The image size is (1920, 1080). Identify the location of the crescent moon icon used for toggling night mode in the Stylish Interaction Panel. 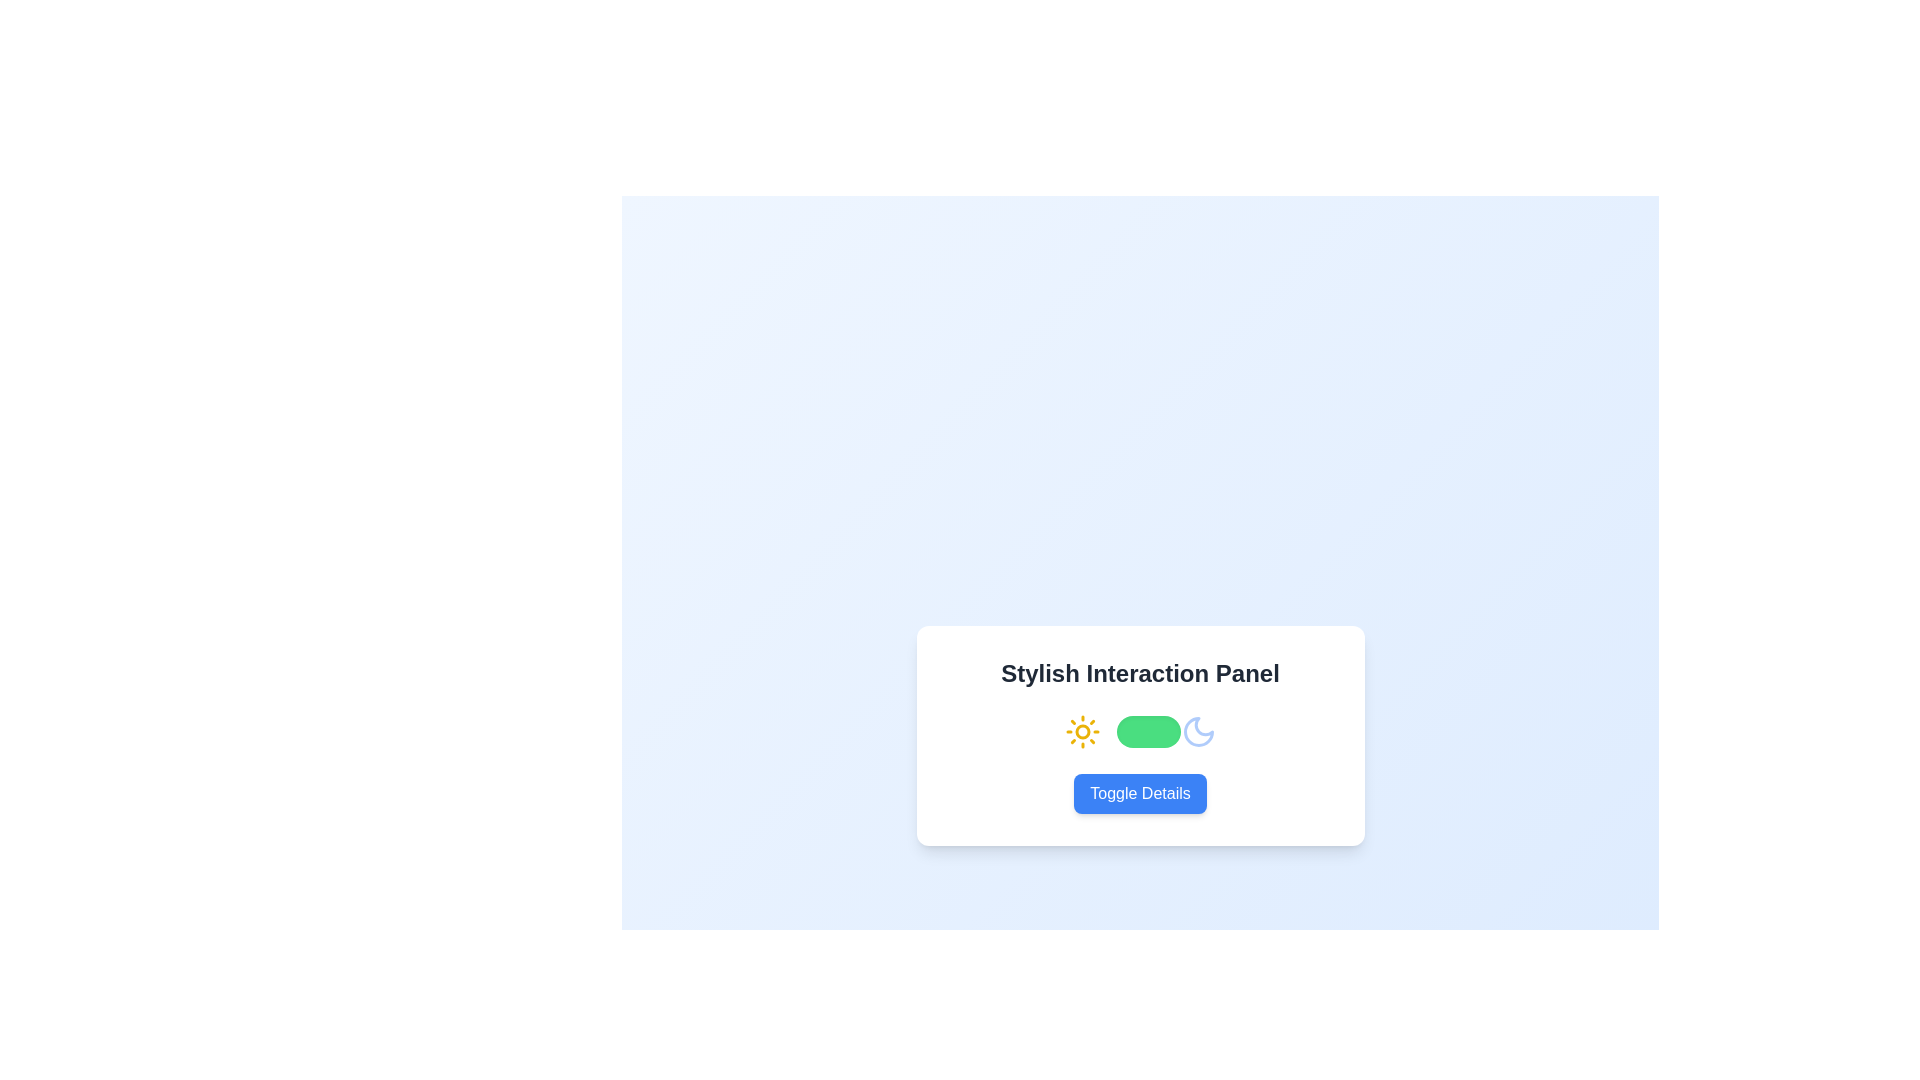
(1198, 732).